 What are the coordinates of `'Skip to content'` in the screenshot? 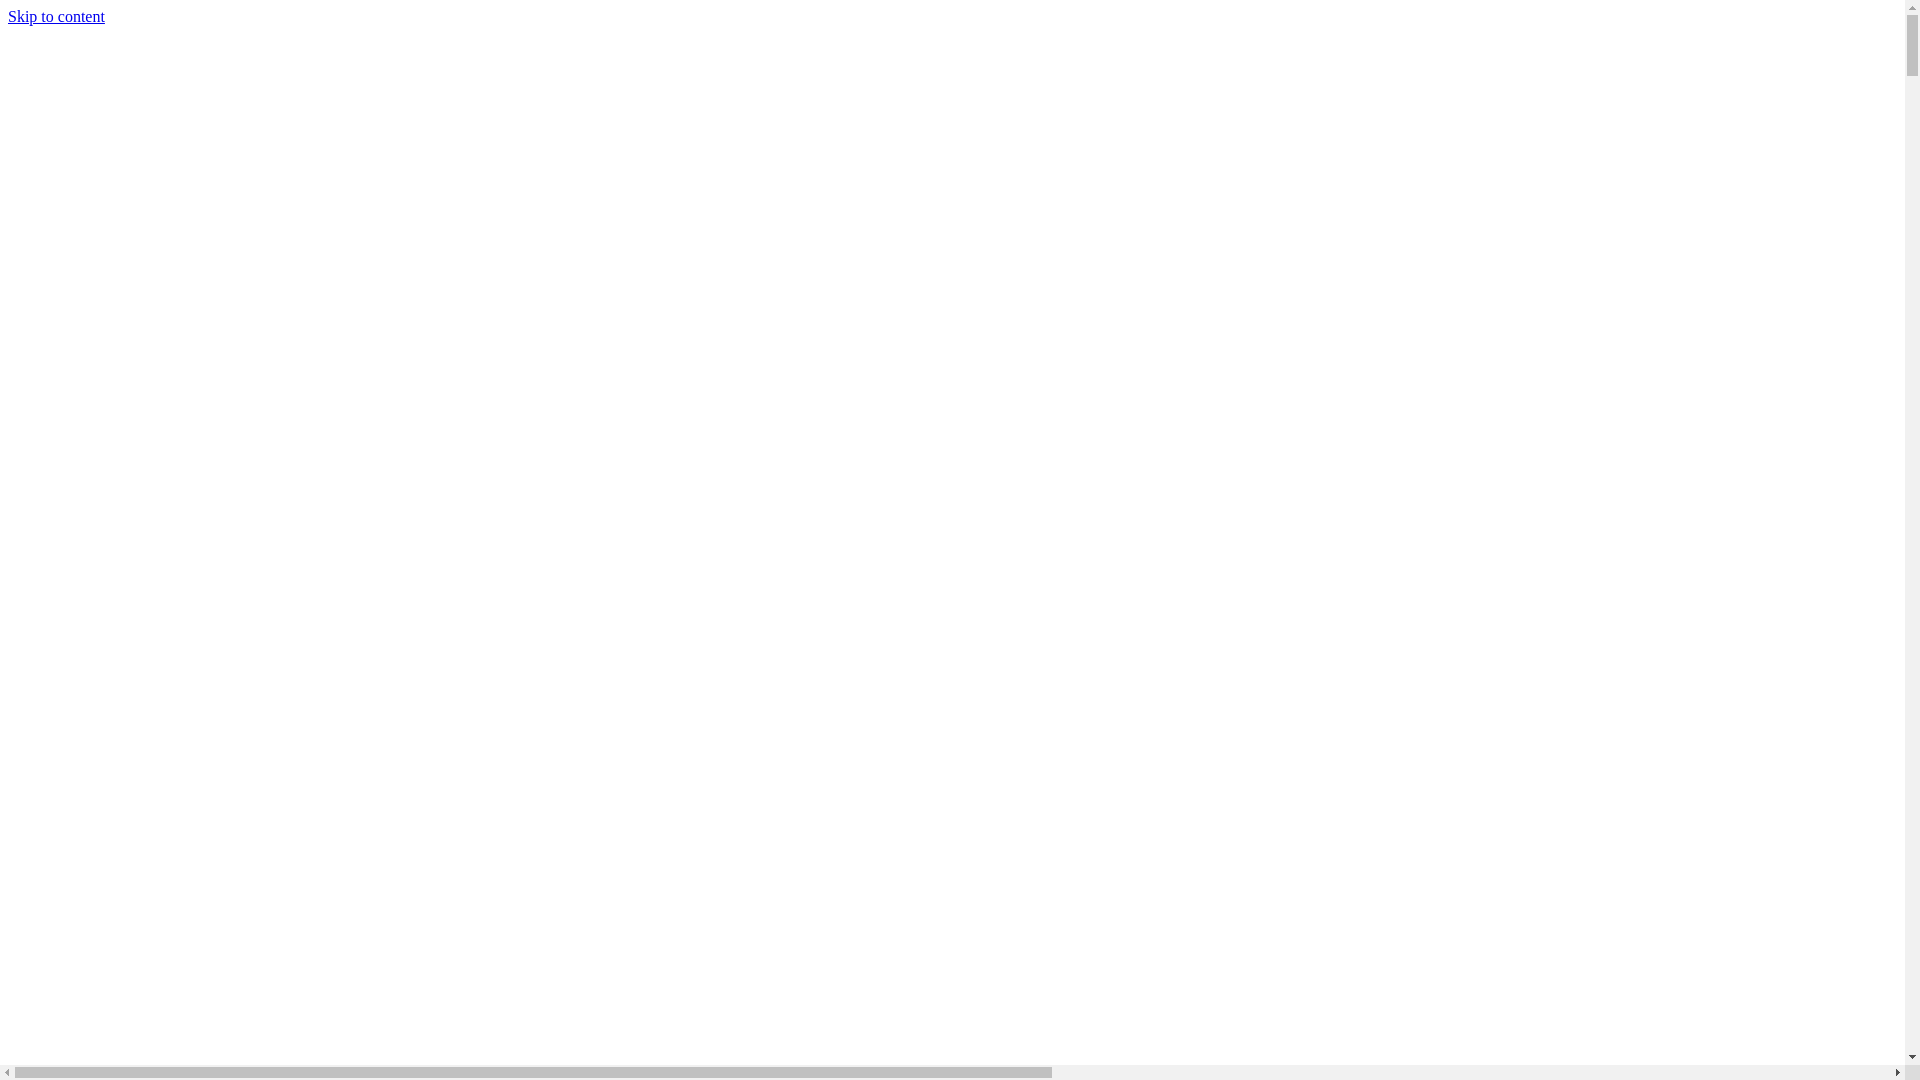 It's located at (8, 16).